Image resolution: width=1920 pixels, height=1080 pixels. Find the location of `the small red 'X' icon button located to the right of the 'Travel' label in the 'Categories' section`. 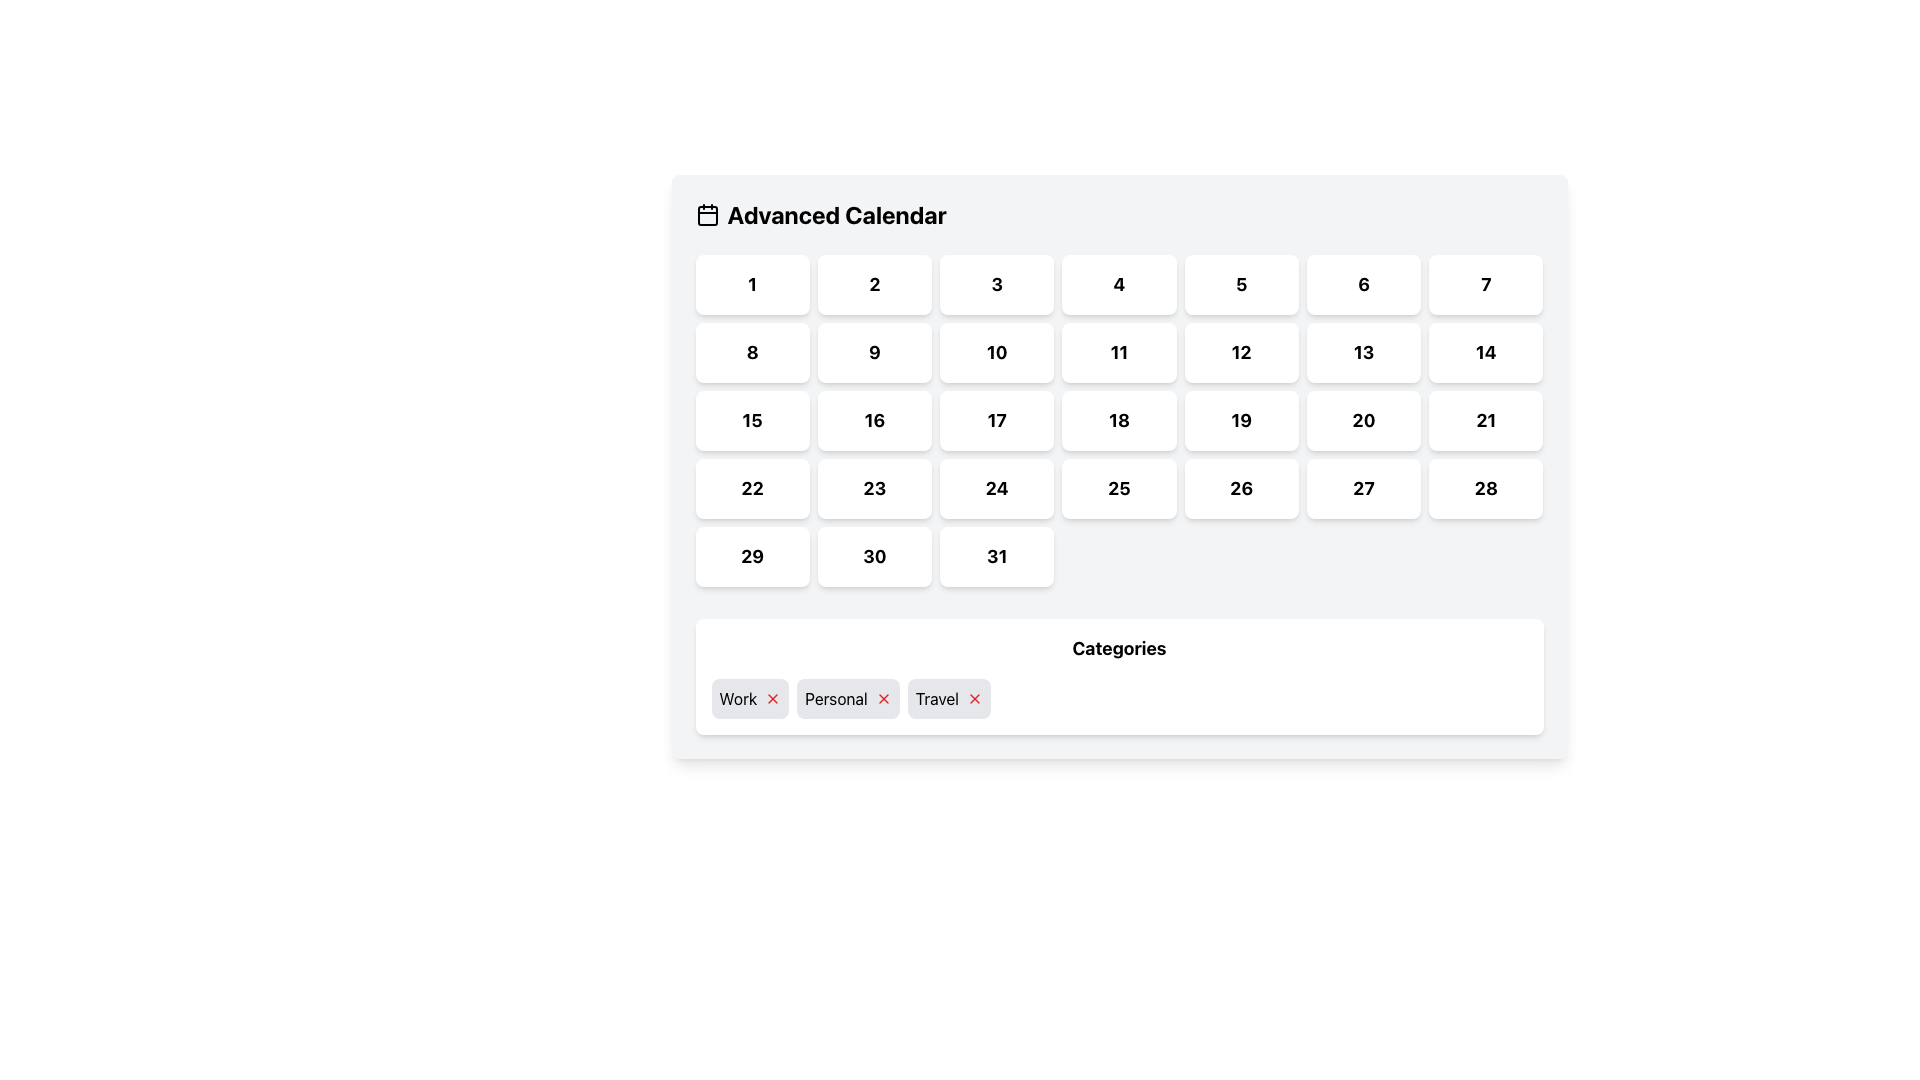

the small red 'X' icon button located to the right of the 'Travel' label in the 'Categories' section is located at coordinates (974, 697).